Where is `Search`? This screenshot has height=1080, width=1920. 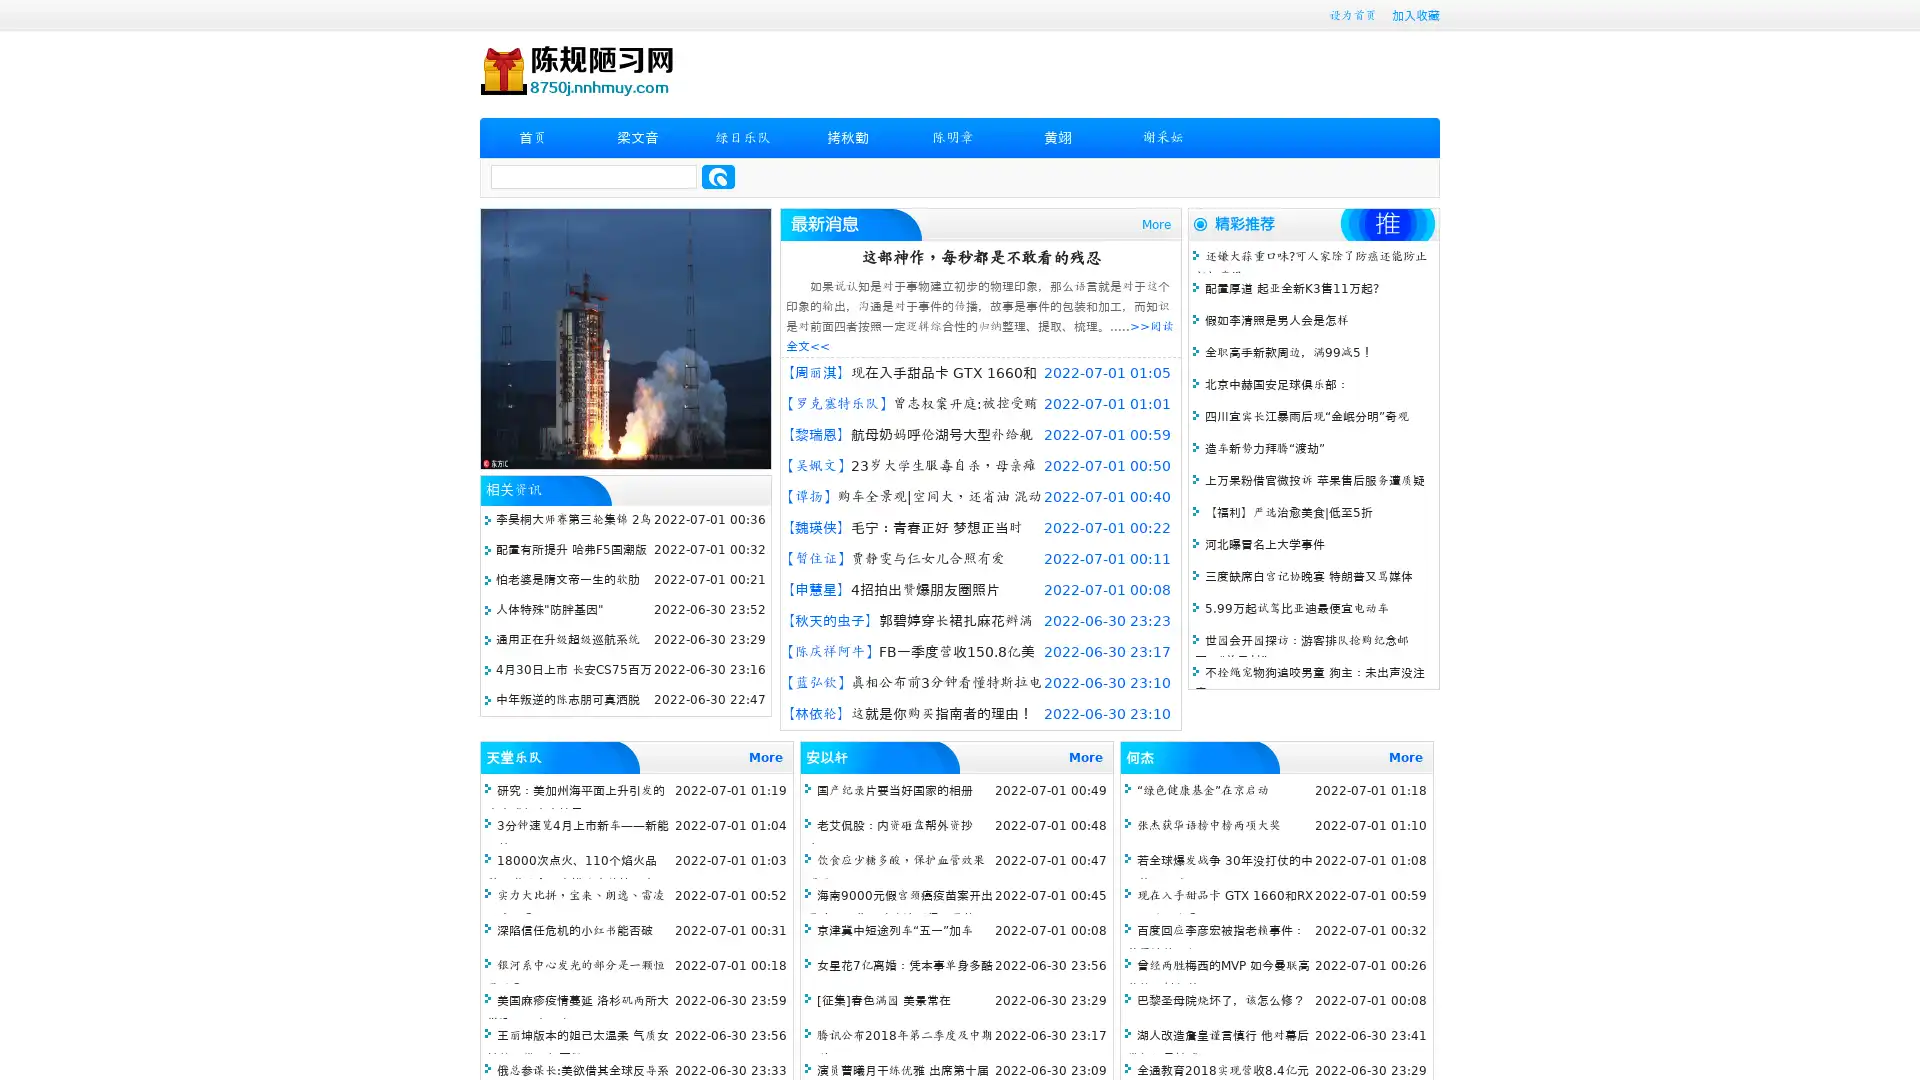 Search is located at coordinates (718, 176).